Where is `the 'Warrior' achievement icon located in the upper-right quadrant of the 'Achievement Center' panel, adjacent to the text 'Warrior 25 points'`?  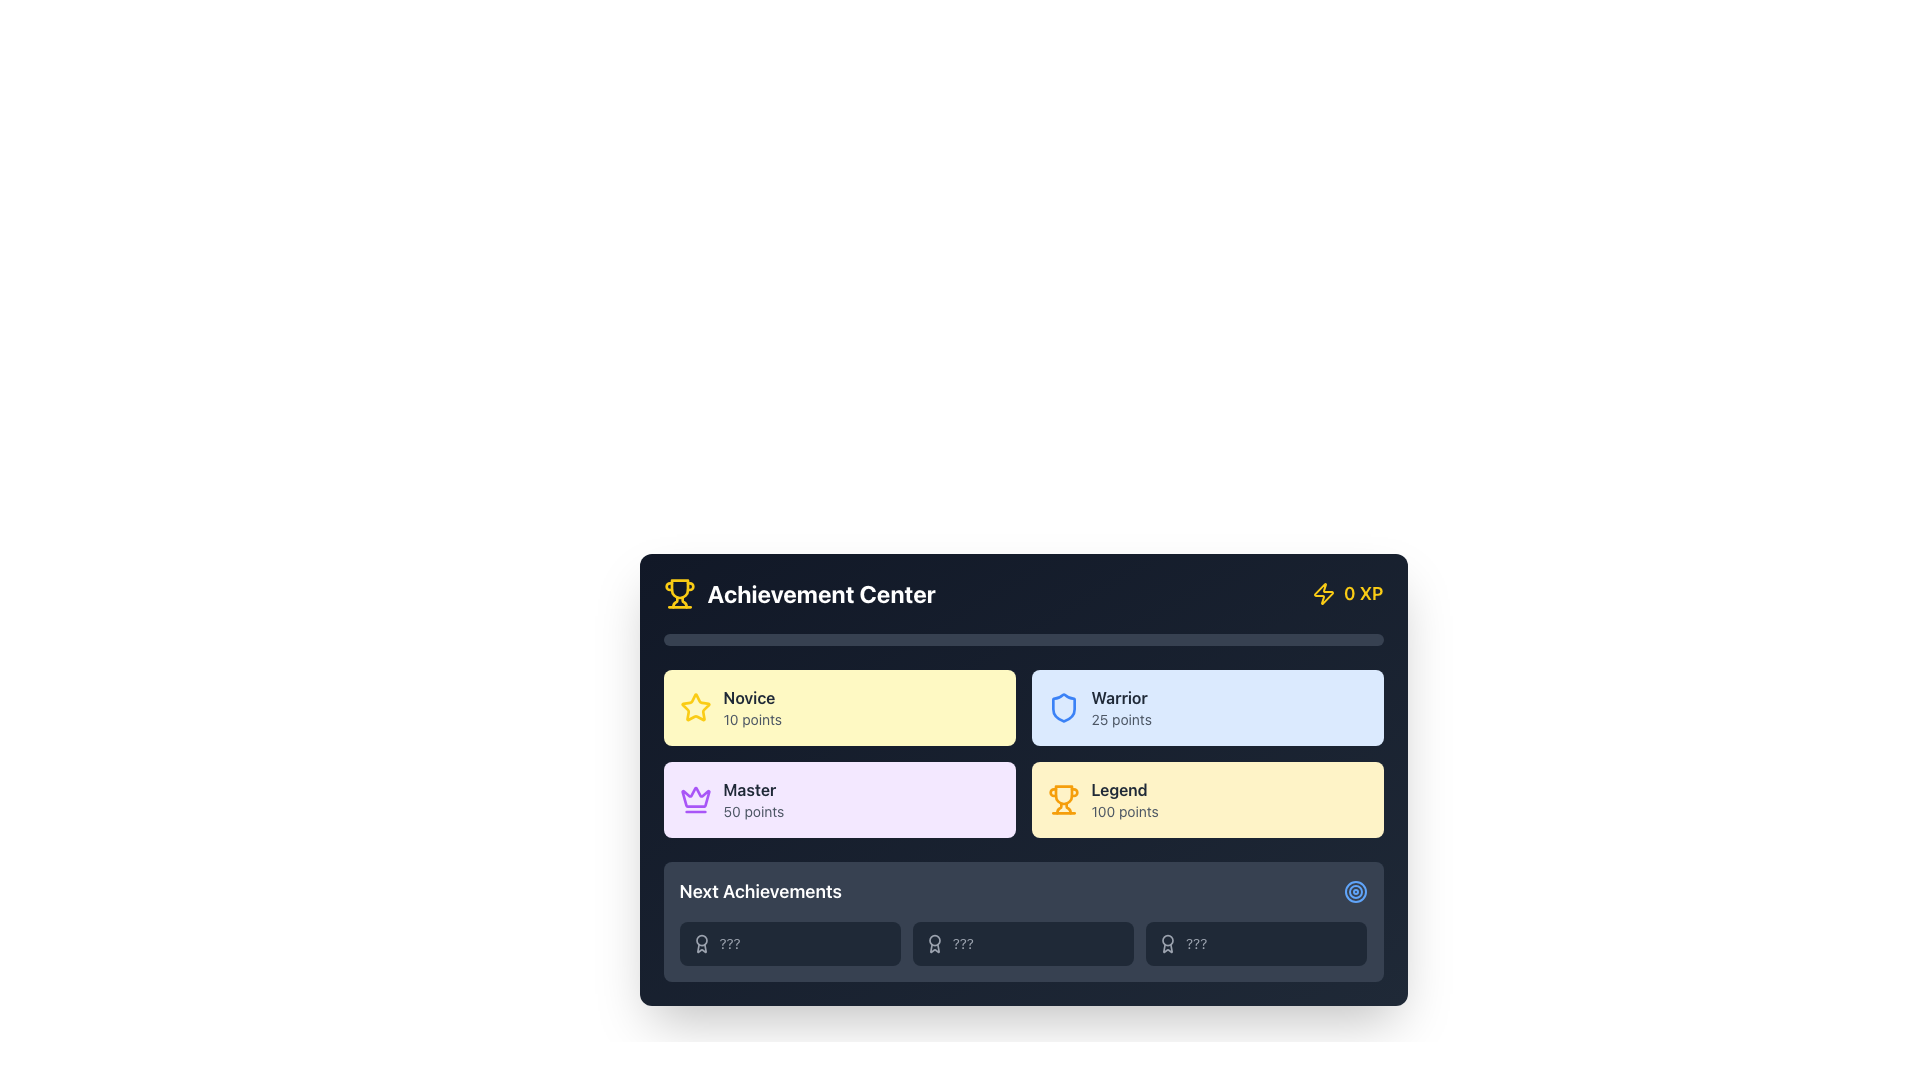
the 'Warrior' achievement icon located in the upper-right quadrant of the 'Achievement Center' panel, adjacent to the text 'Warrior 25 points' is located at coordinates (1062, 707).